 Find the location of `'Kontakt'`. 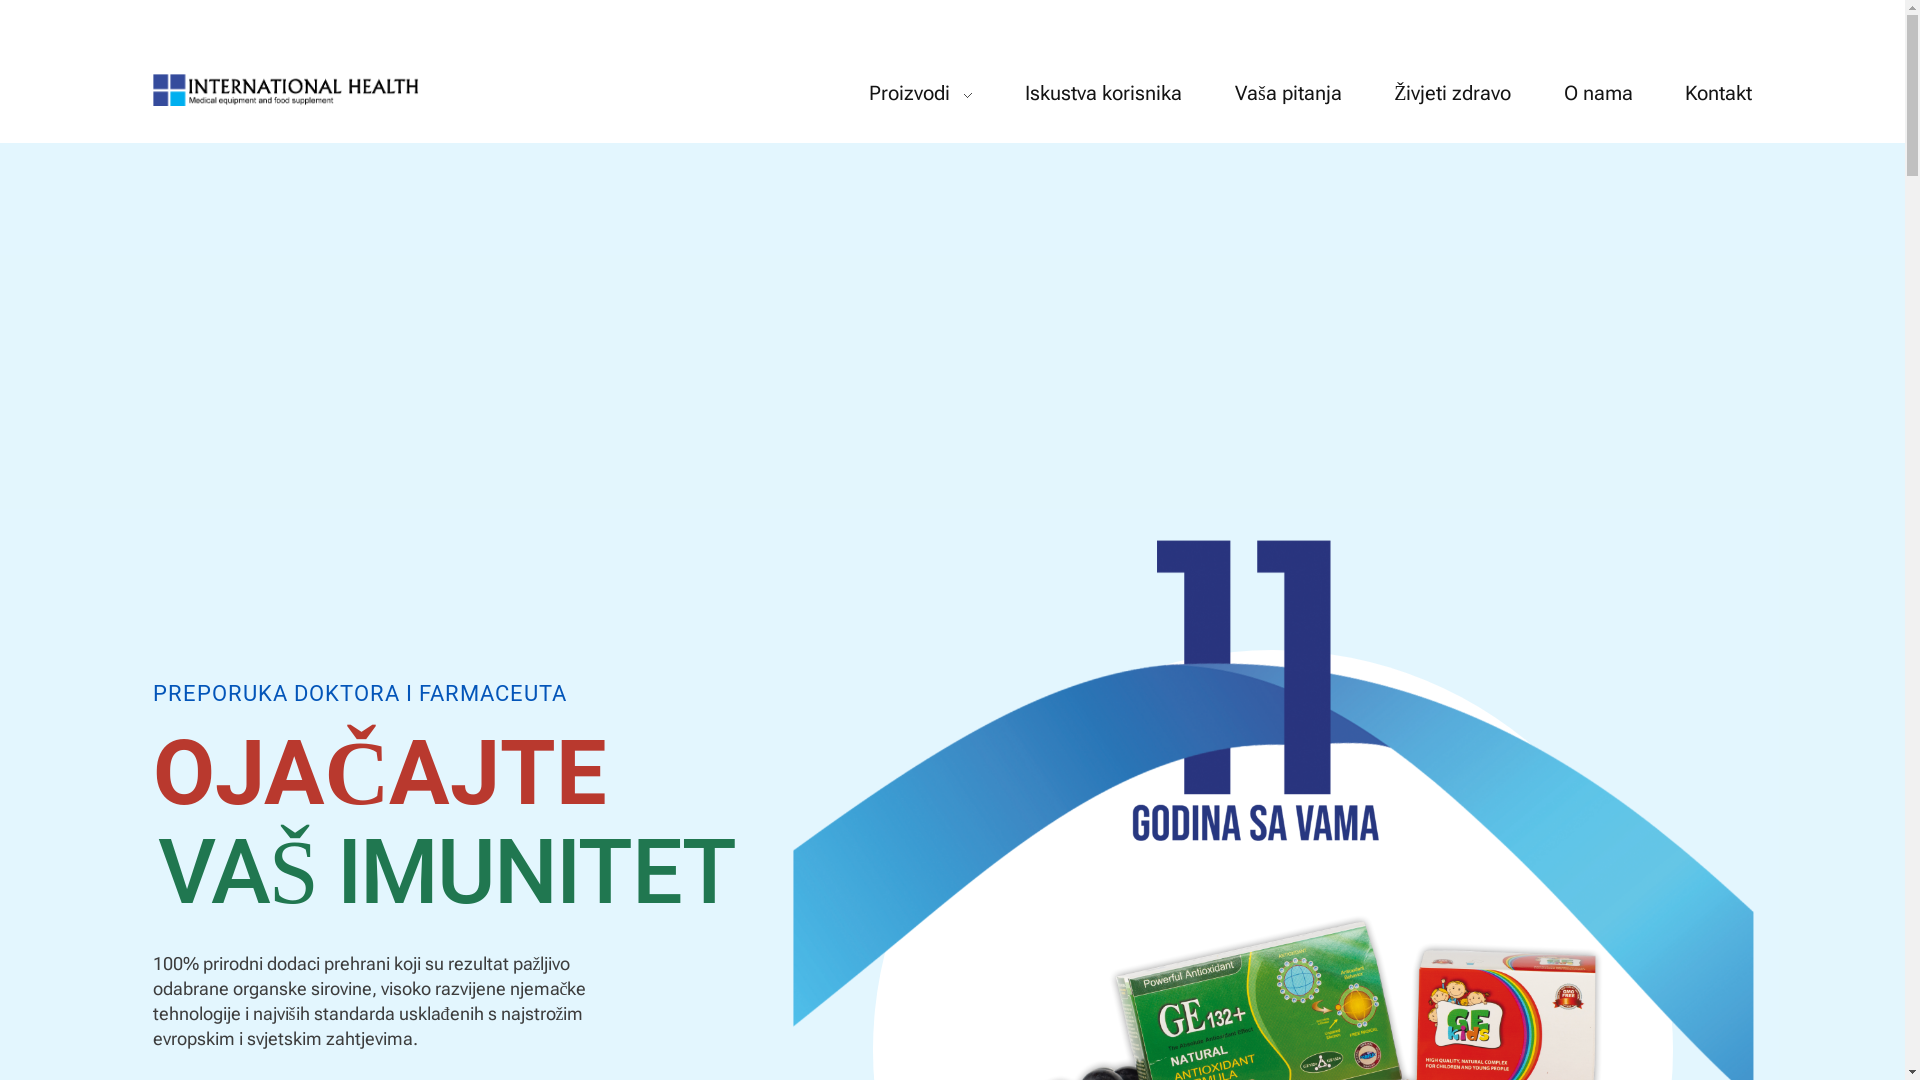

'Kontakt' is located at coordinates (1704, 92).